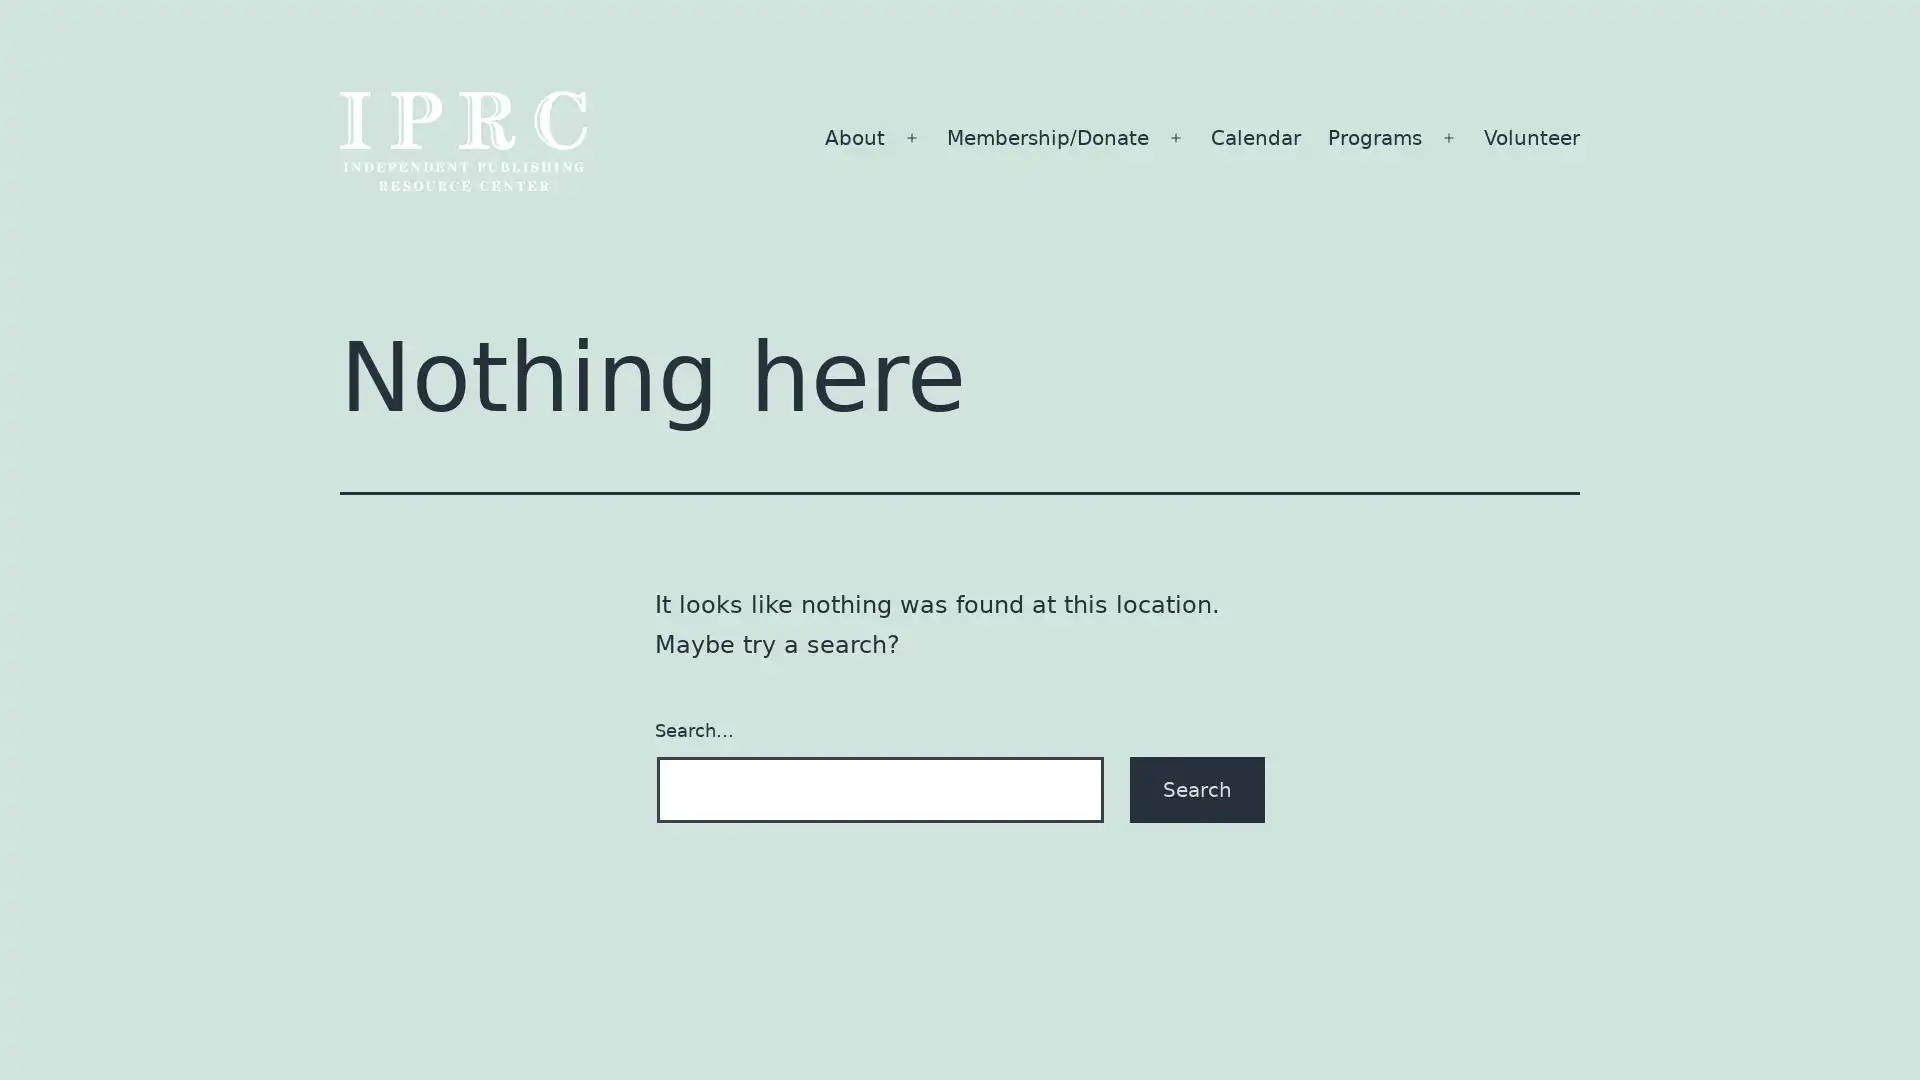 This screenshot has height=1080, width=1920. What do you see at coordinates (1448, 137) in the screenshot?
I see `Open menu` at bounding box center [1448, 137].